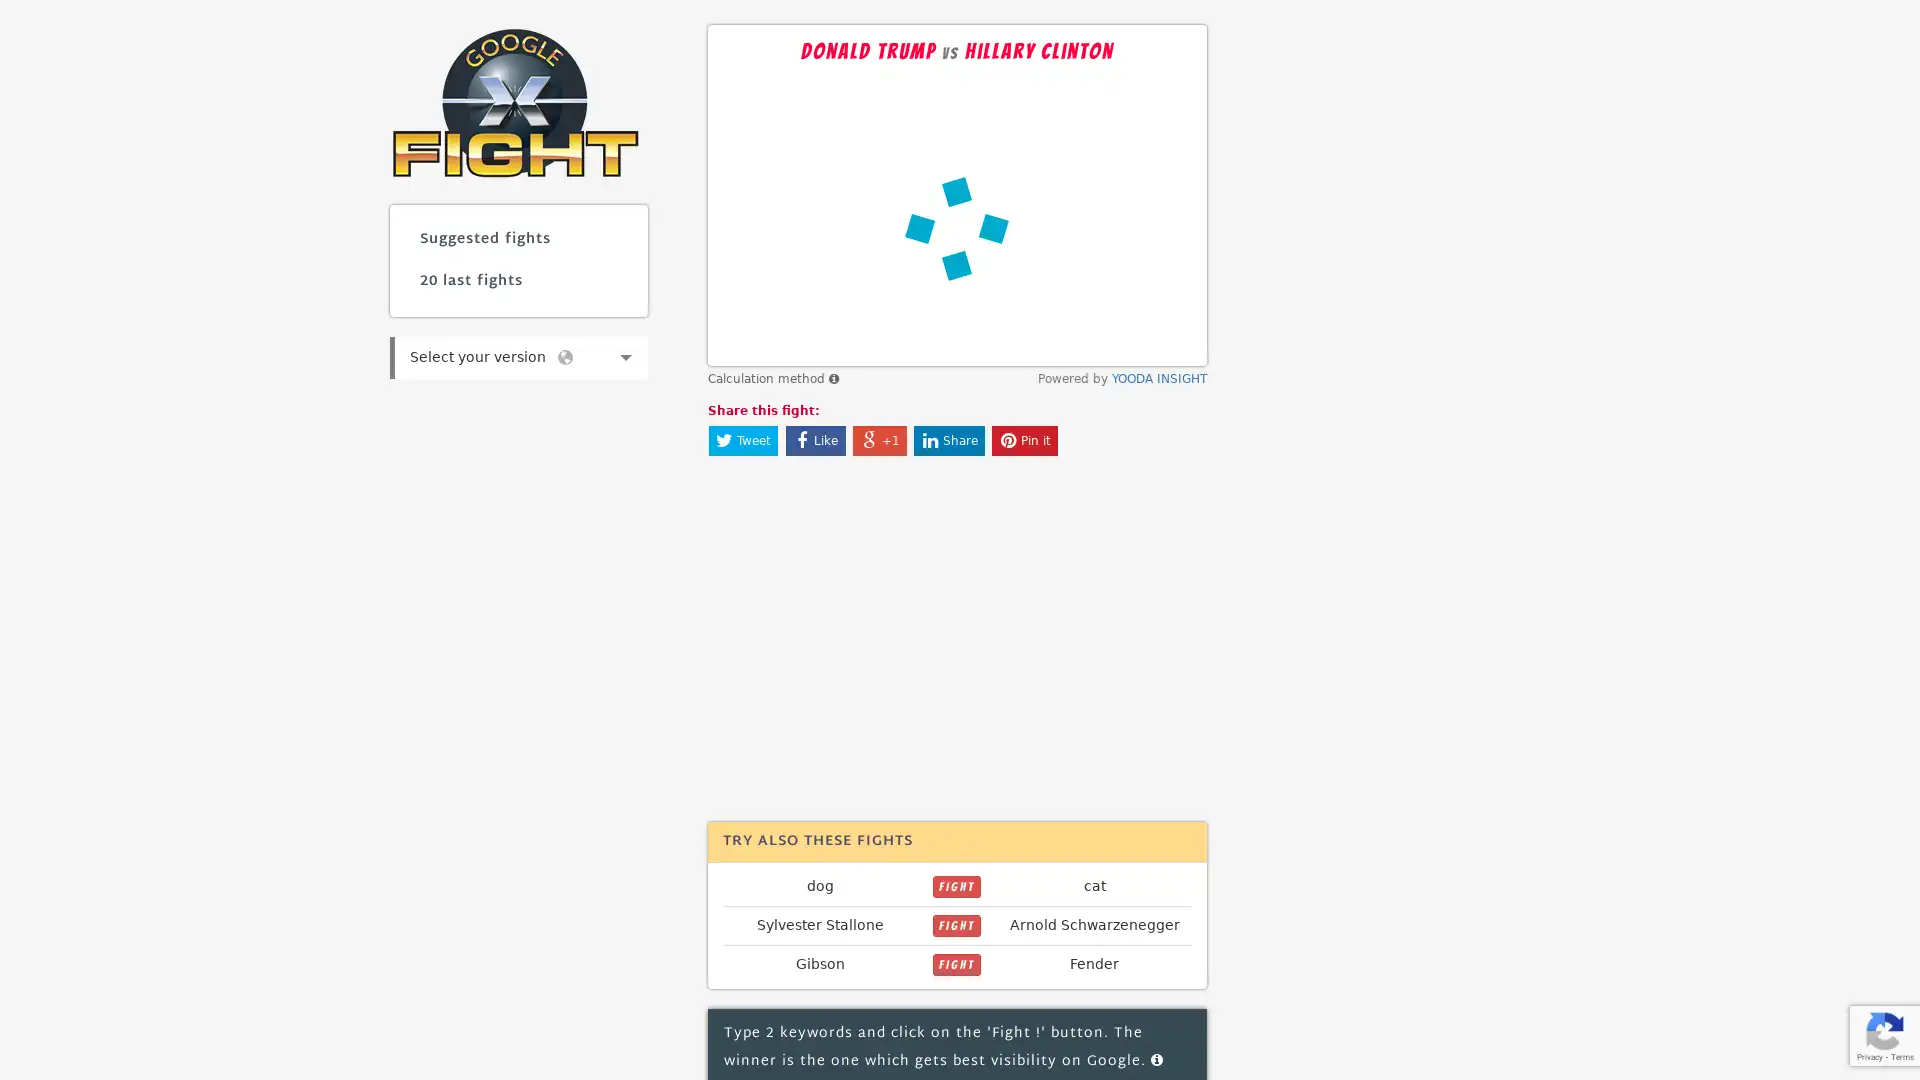 The height and width of the screenshot is (1080, 1920). I want to click on FIGHT, so click(955, 886).